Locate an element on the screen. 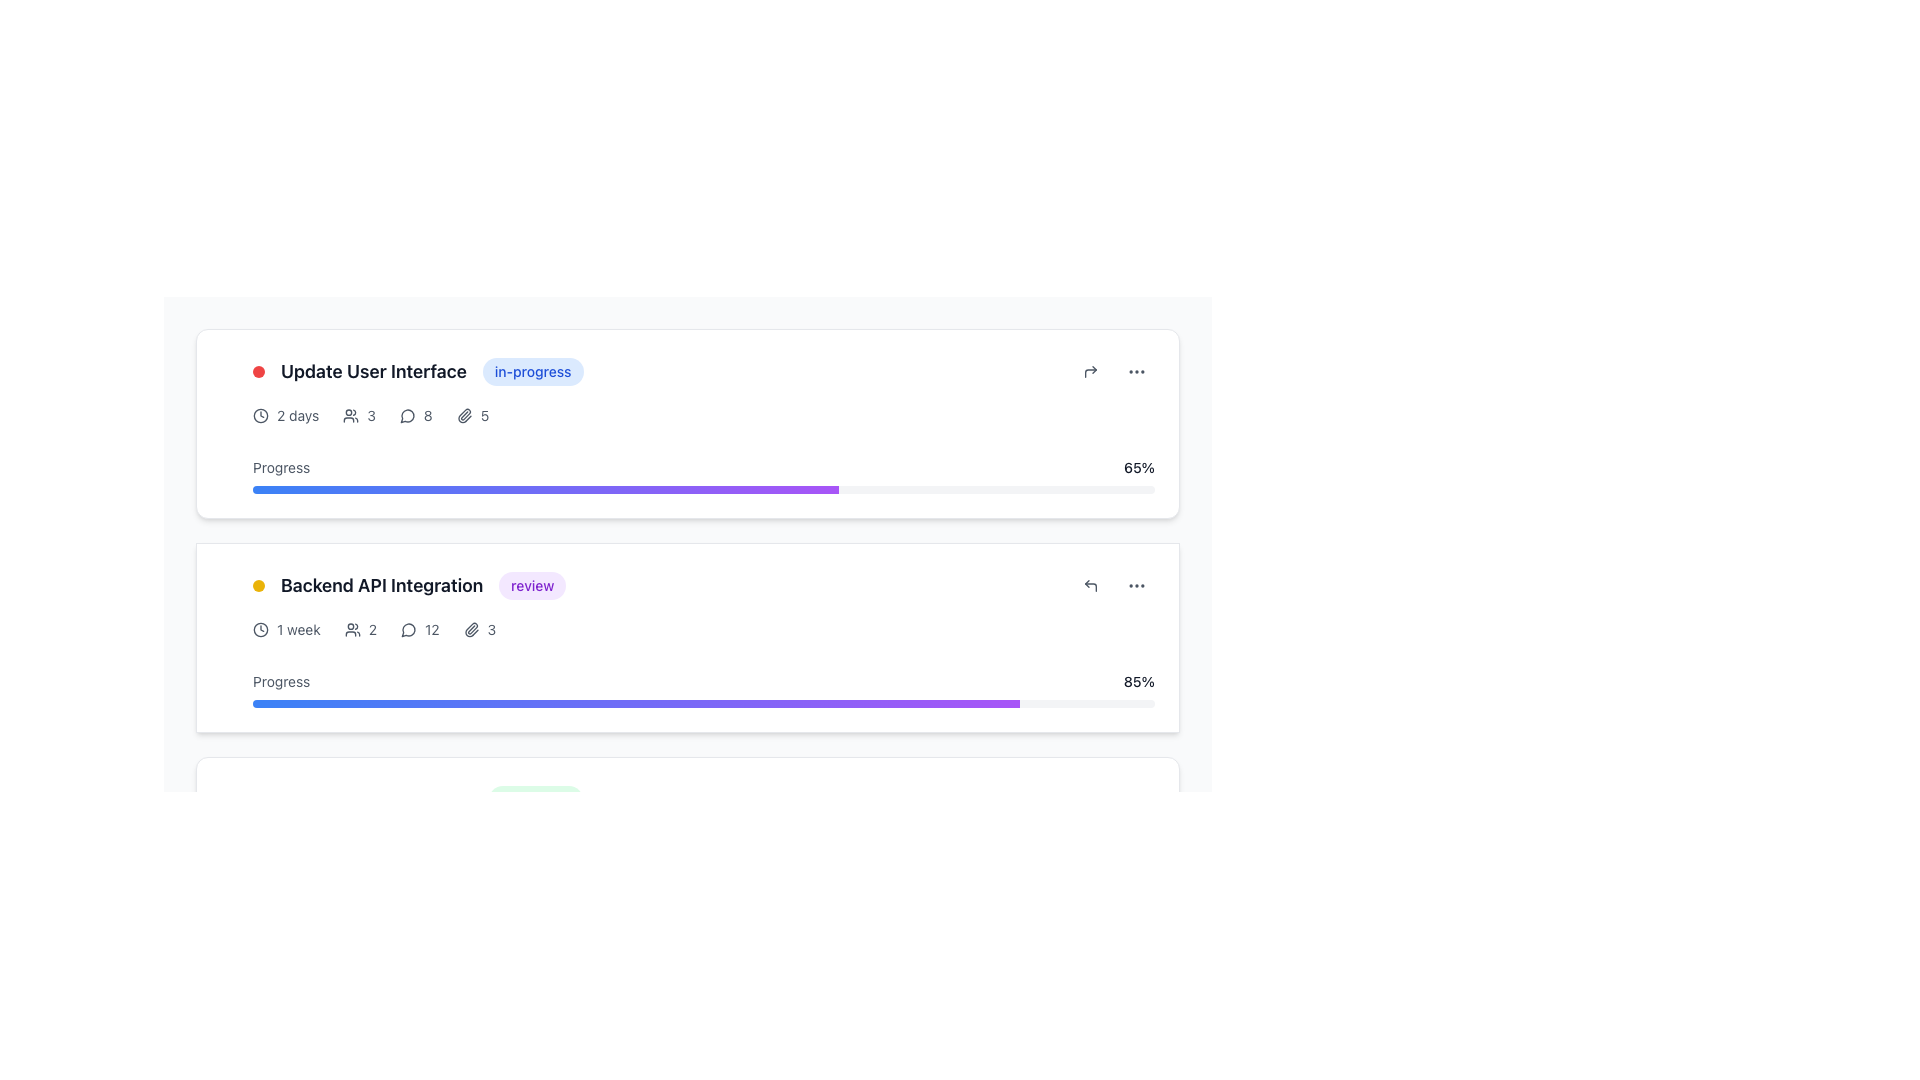 The width and height of the screenshot is (1920, 1080). the progress bar styled with a gradient from blue to purple, located under the 'Progress' label in the 'Backend API Integration' task card is located at coordinates (704, 703).